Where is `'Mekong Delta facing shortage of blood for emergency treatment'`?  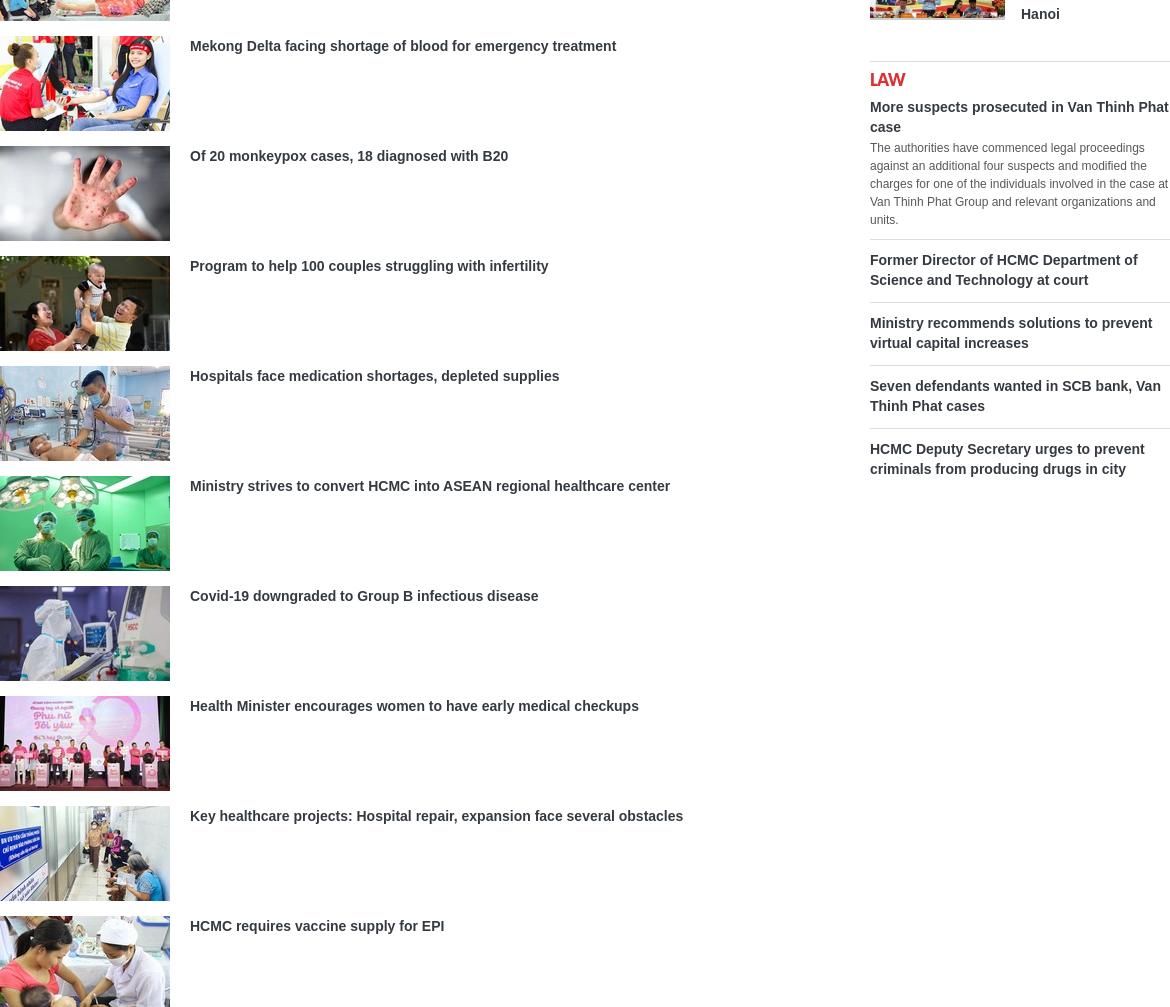 'Mekong Delta facing shortage of blood for emergency treatment' is located at coordinates (189, 45).